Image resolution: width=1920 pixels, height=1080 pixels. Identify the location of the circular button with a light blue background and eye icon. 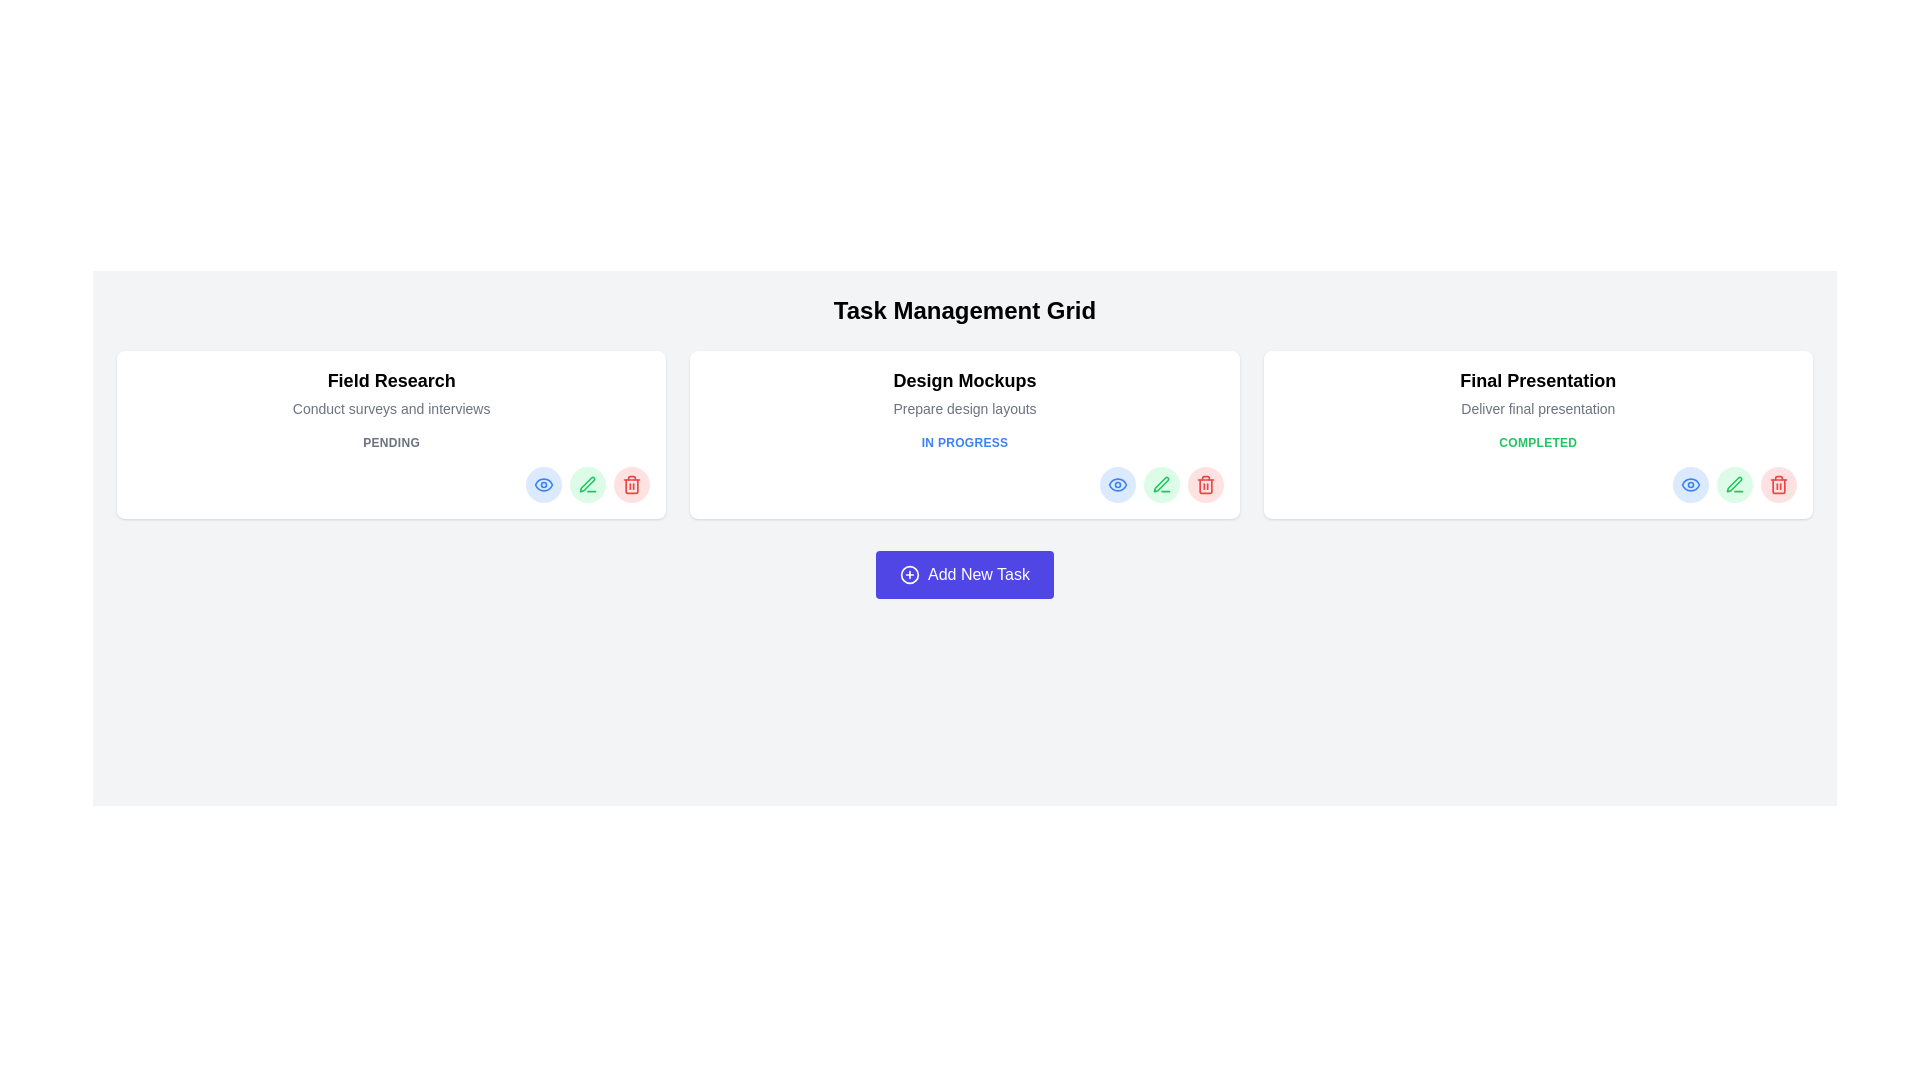
(1116, 485).